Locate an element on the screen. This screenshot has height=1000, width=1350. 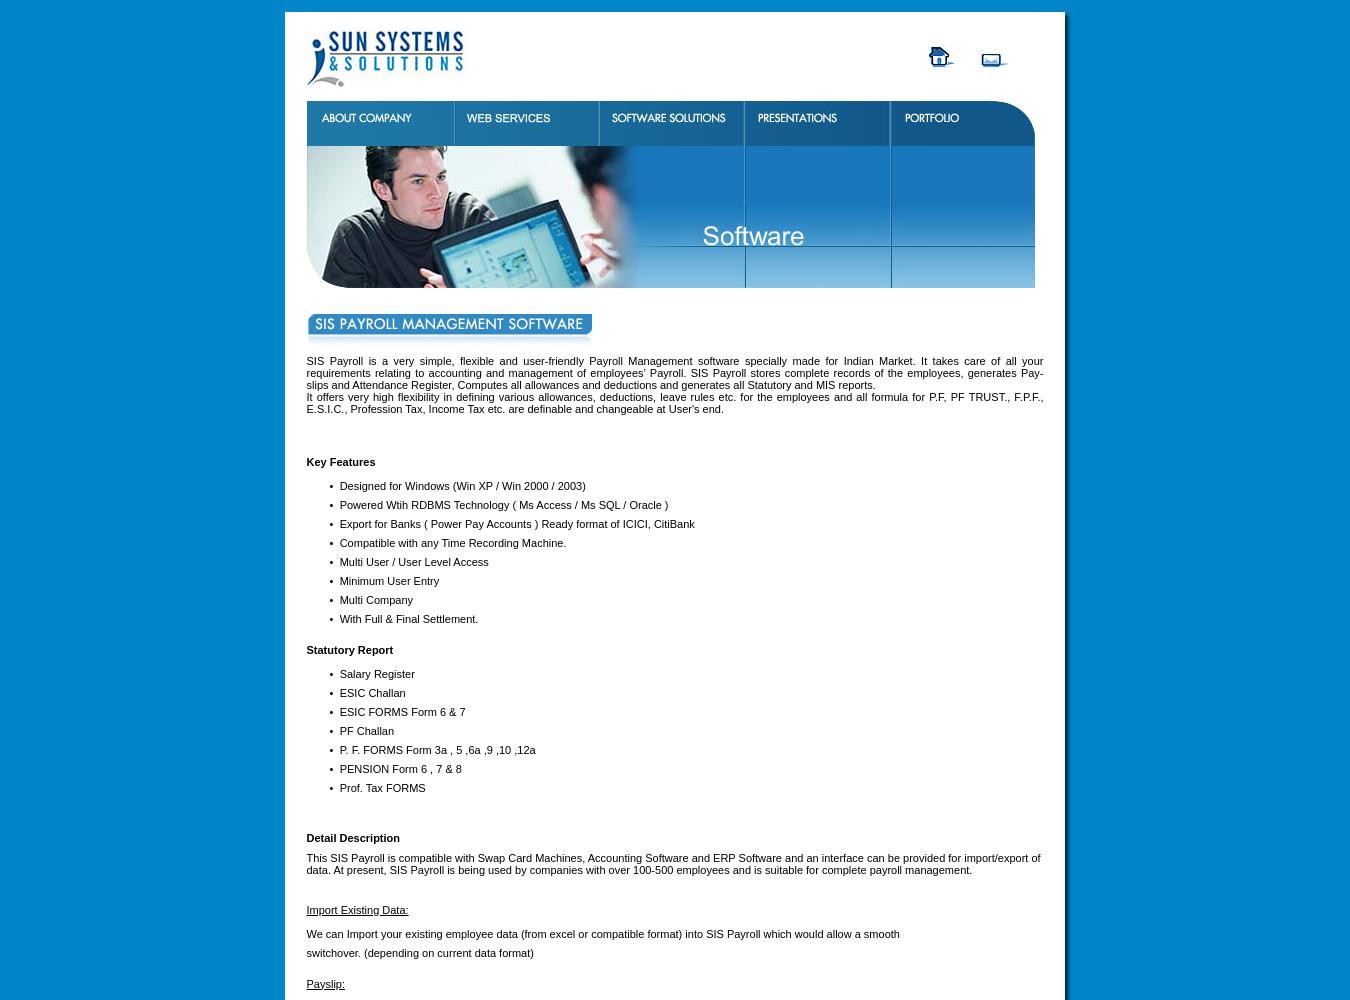
'Multi User / User Level Access' is located at coordinates (338, 561).